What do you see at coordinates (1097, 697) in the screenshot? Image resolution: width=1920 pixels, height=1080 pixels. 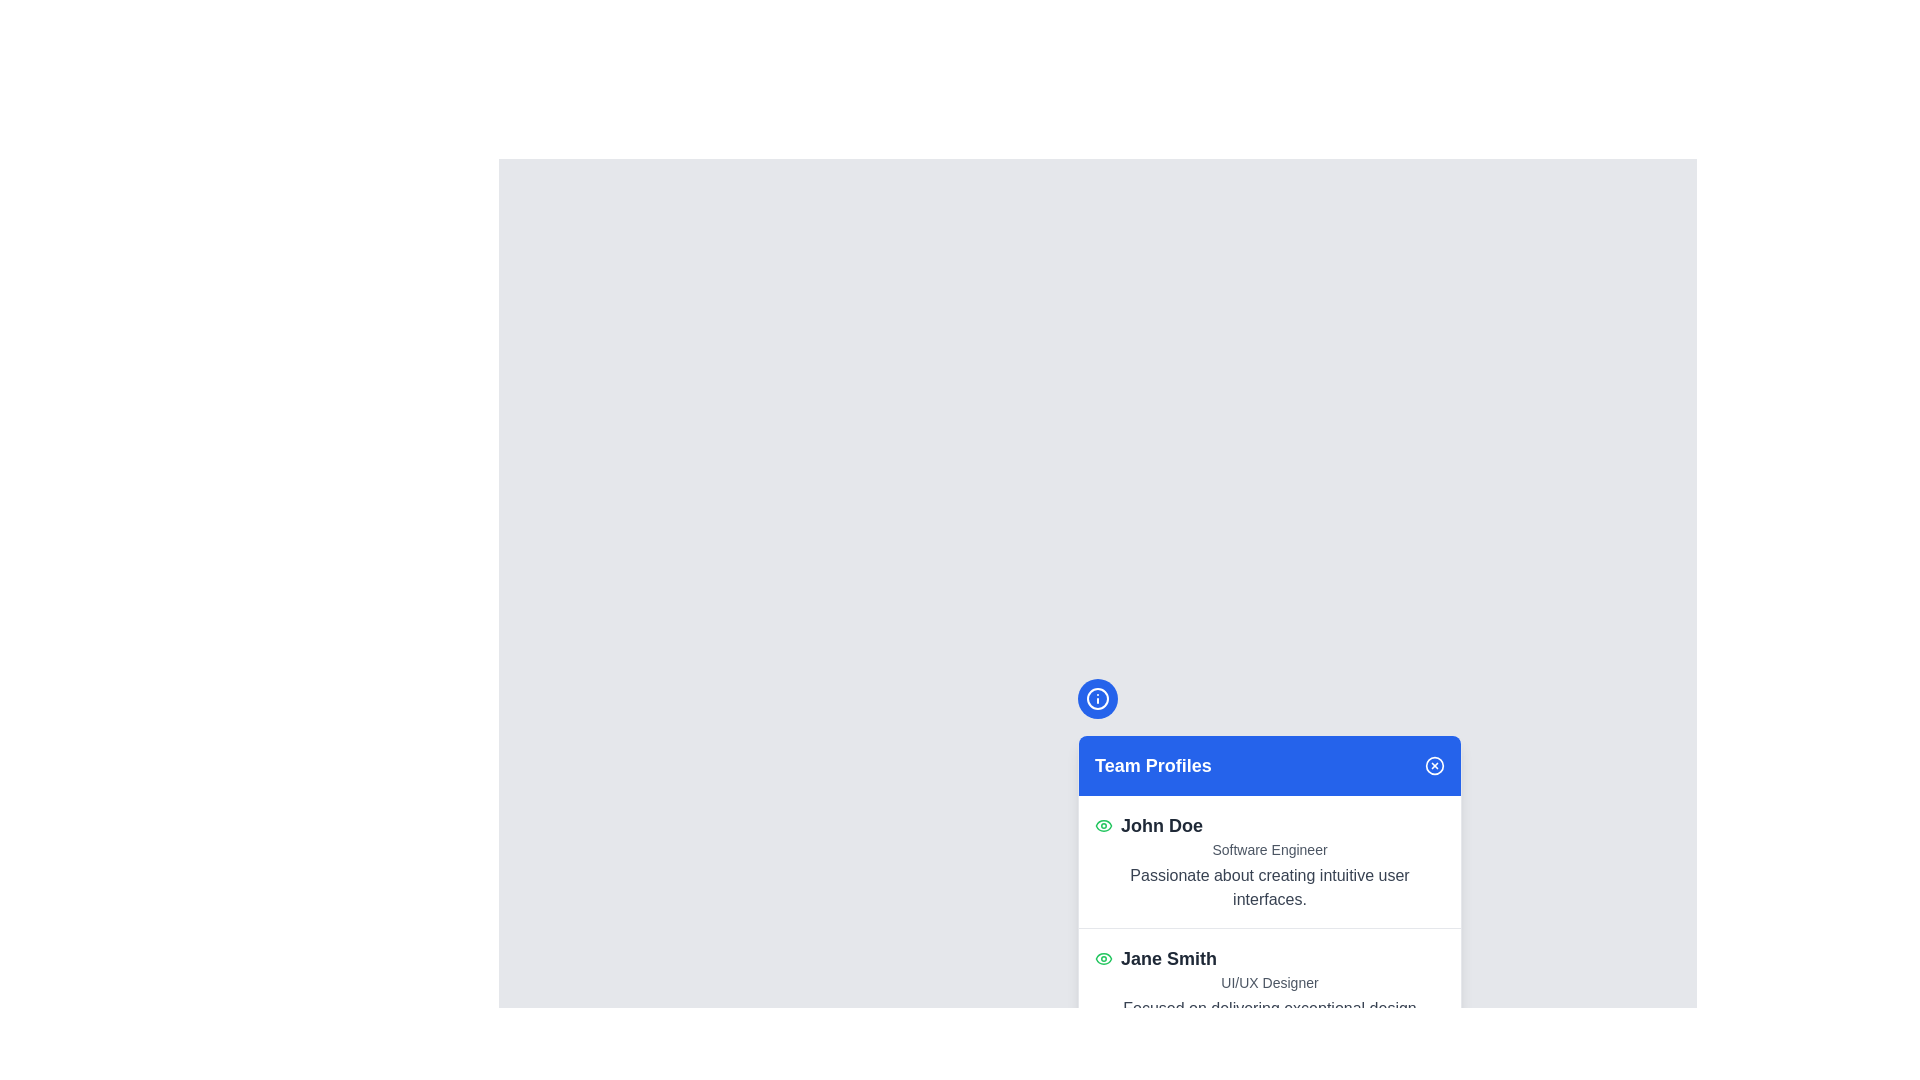 I see `the circular blue button with a white border featuring an information icon, located near the top-left corner of the 'Team Profiles' modal interface` at bounding box center [1097, 697].